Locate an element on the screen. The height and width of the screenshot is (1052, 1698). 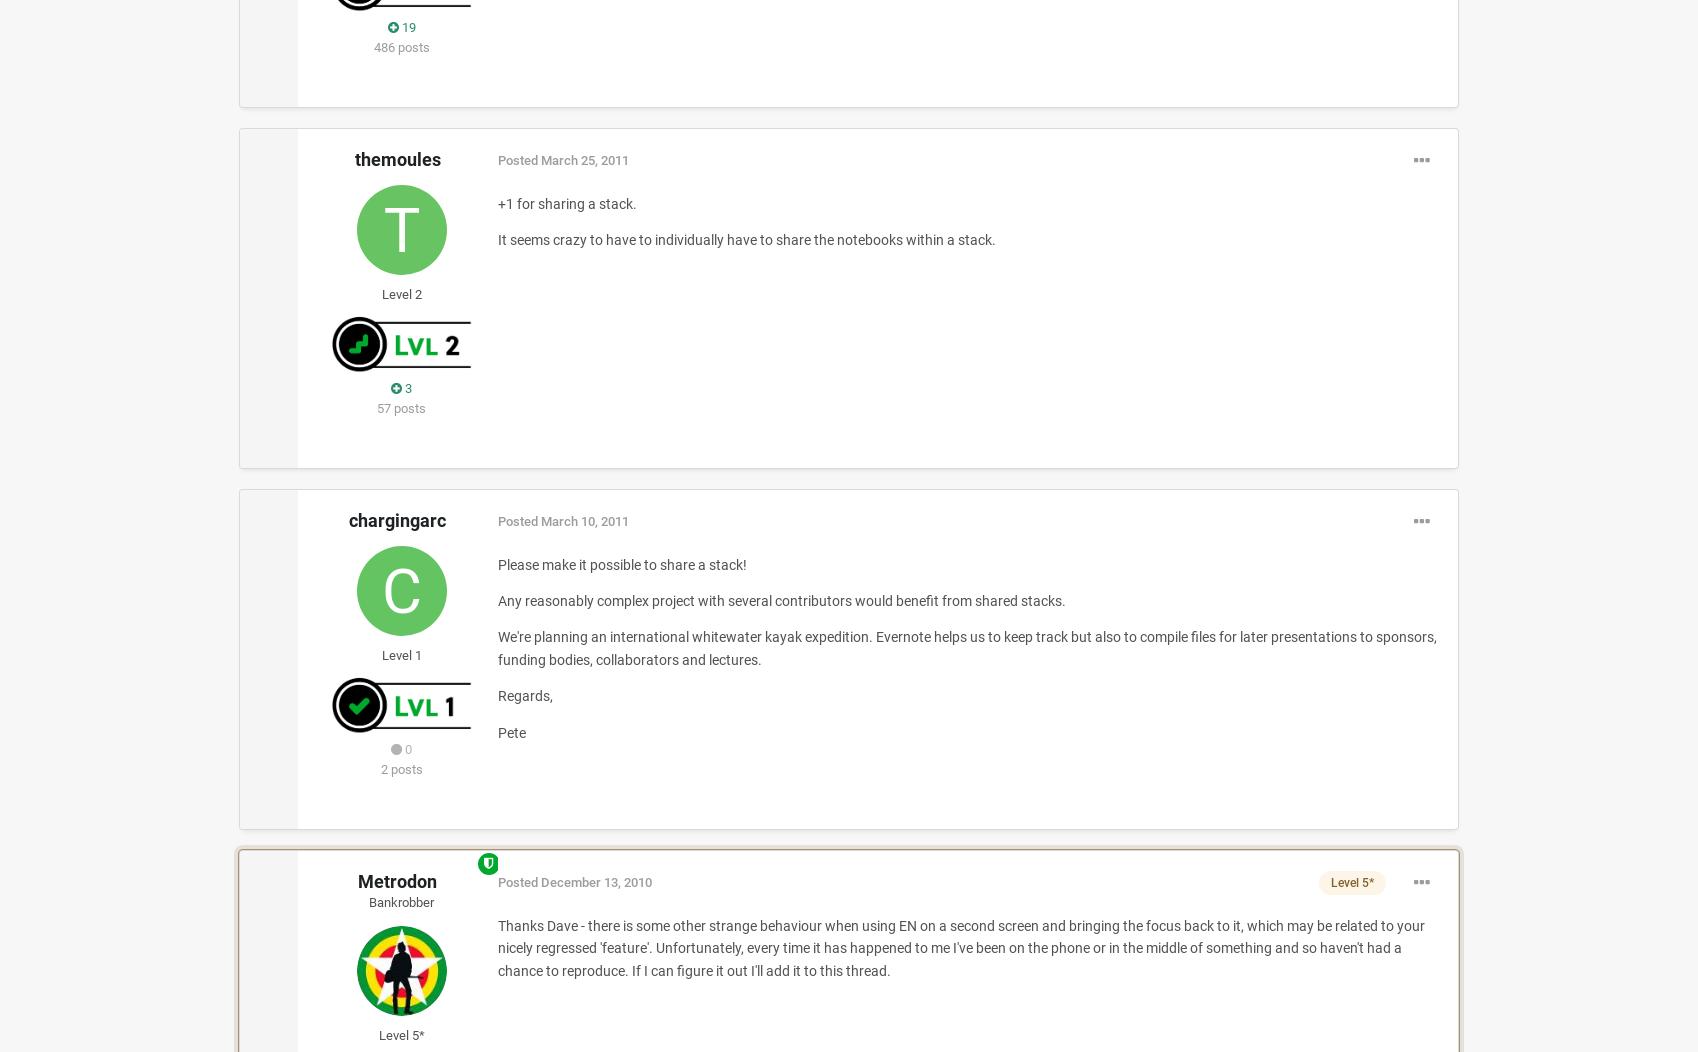
'themoules' is located at coordinates (396, 157).